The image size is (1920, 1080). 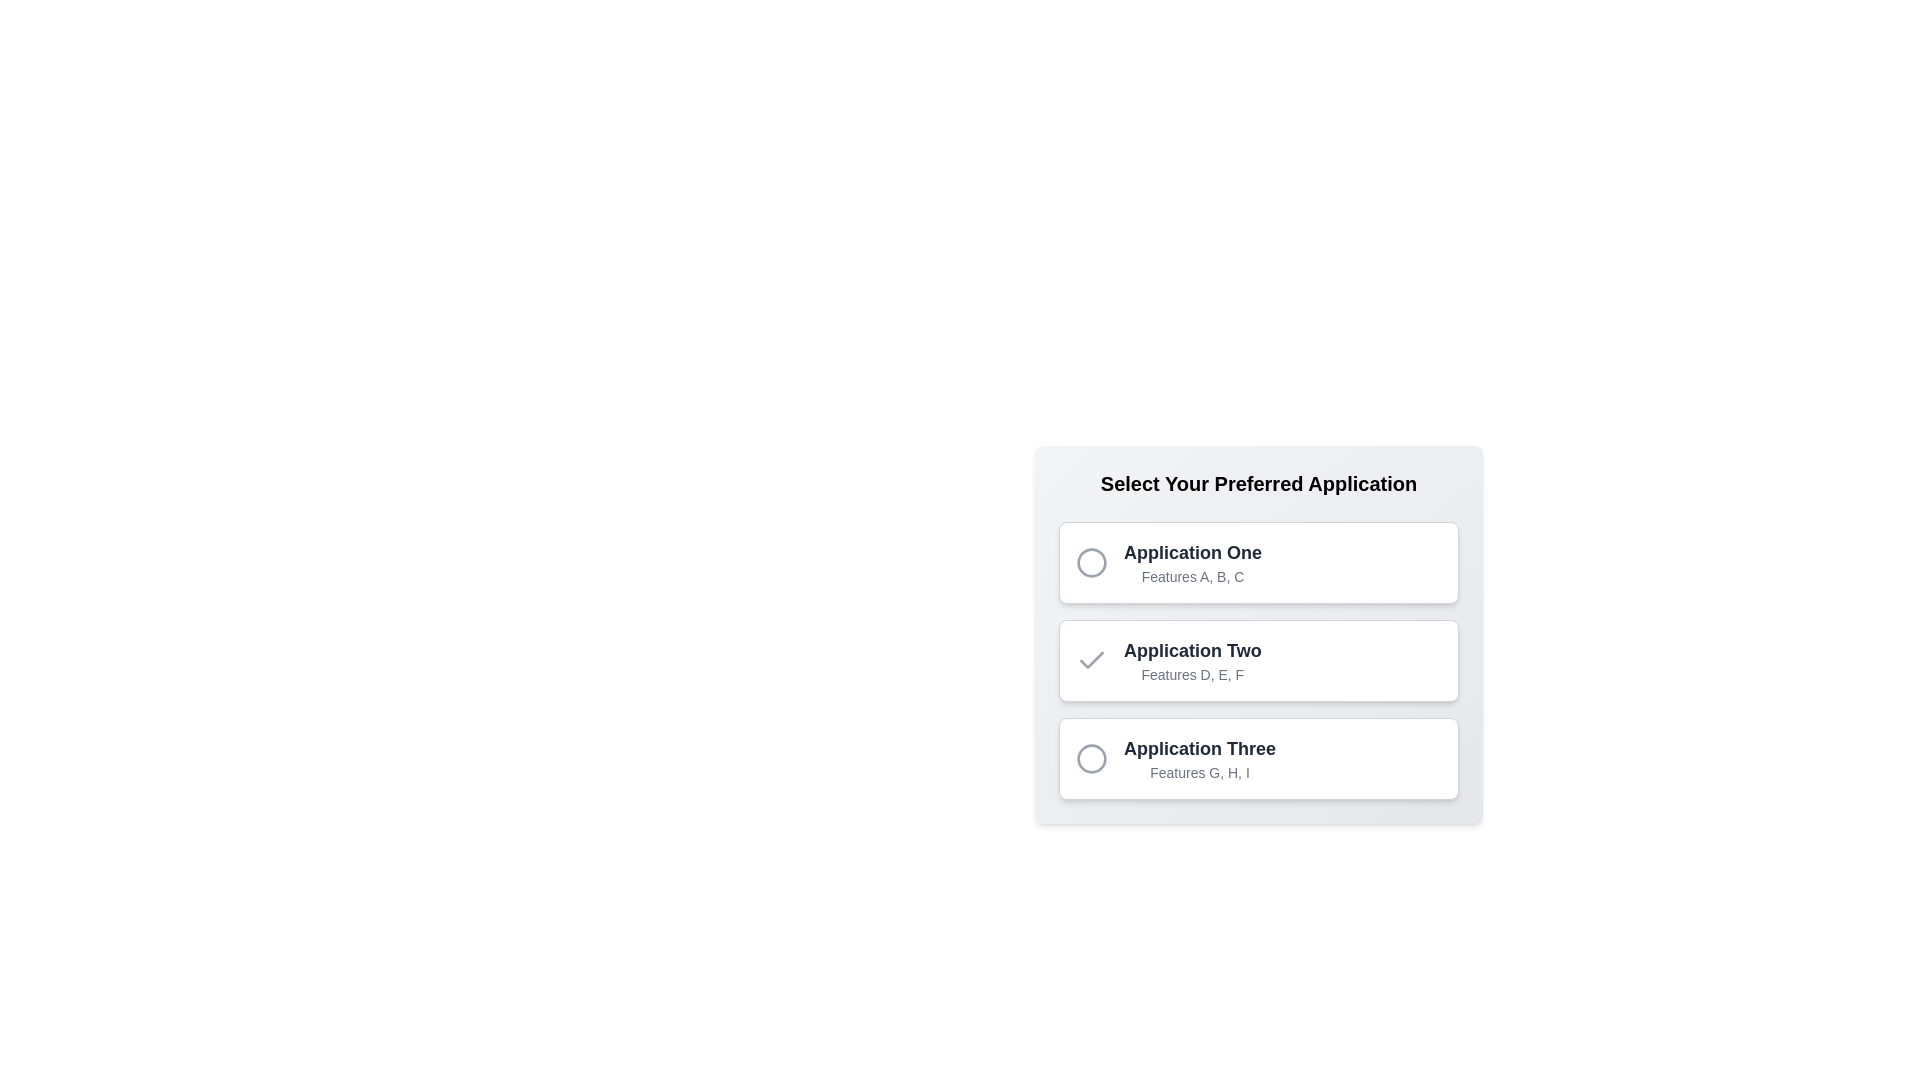 I want to click on the circular icon that indicates the selection status of 'Application One', located to the left of the text 'Application OneFeatures A, B, C', so click(x=1090, y=563).